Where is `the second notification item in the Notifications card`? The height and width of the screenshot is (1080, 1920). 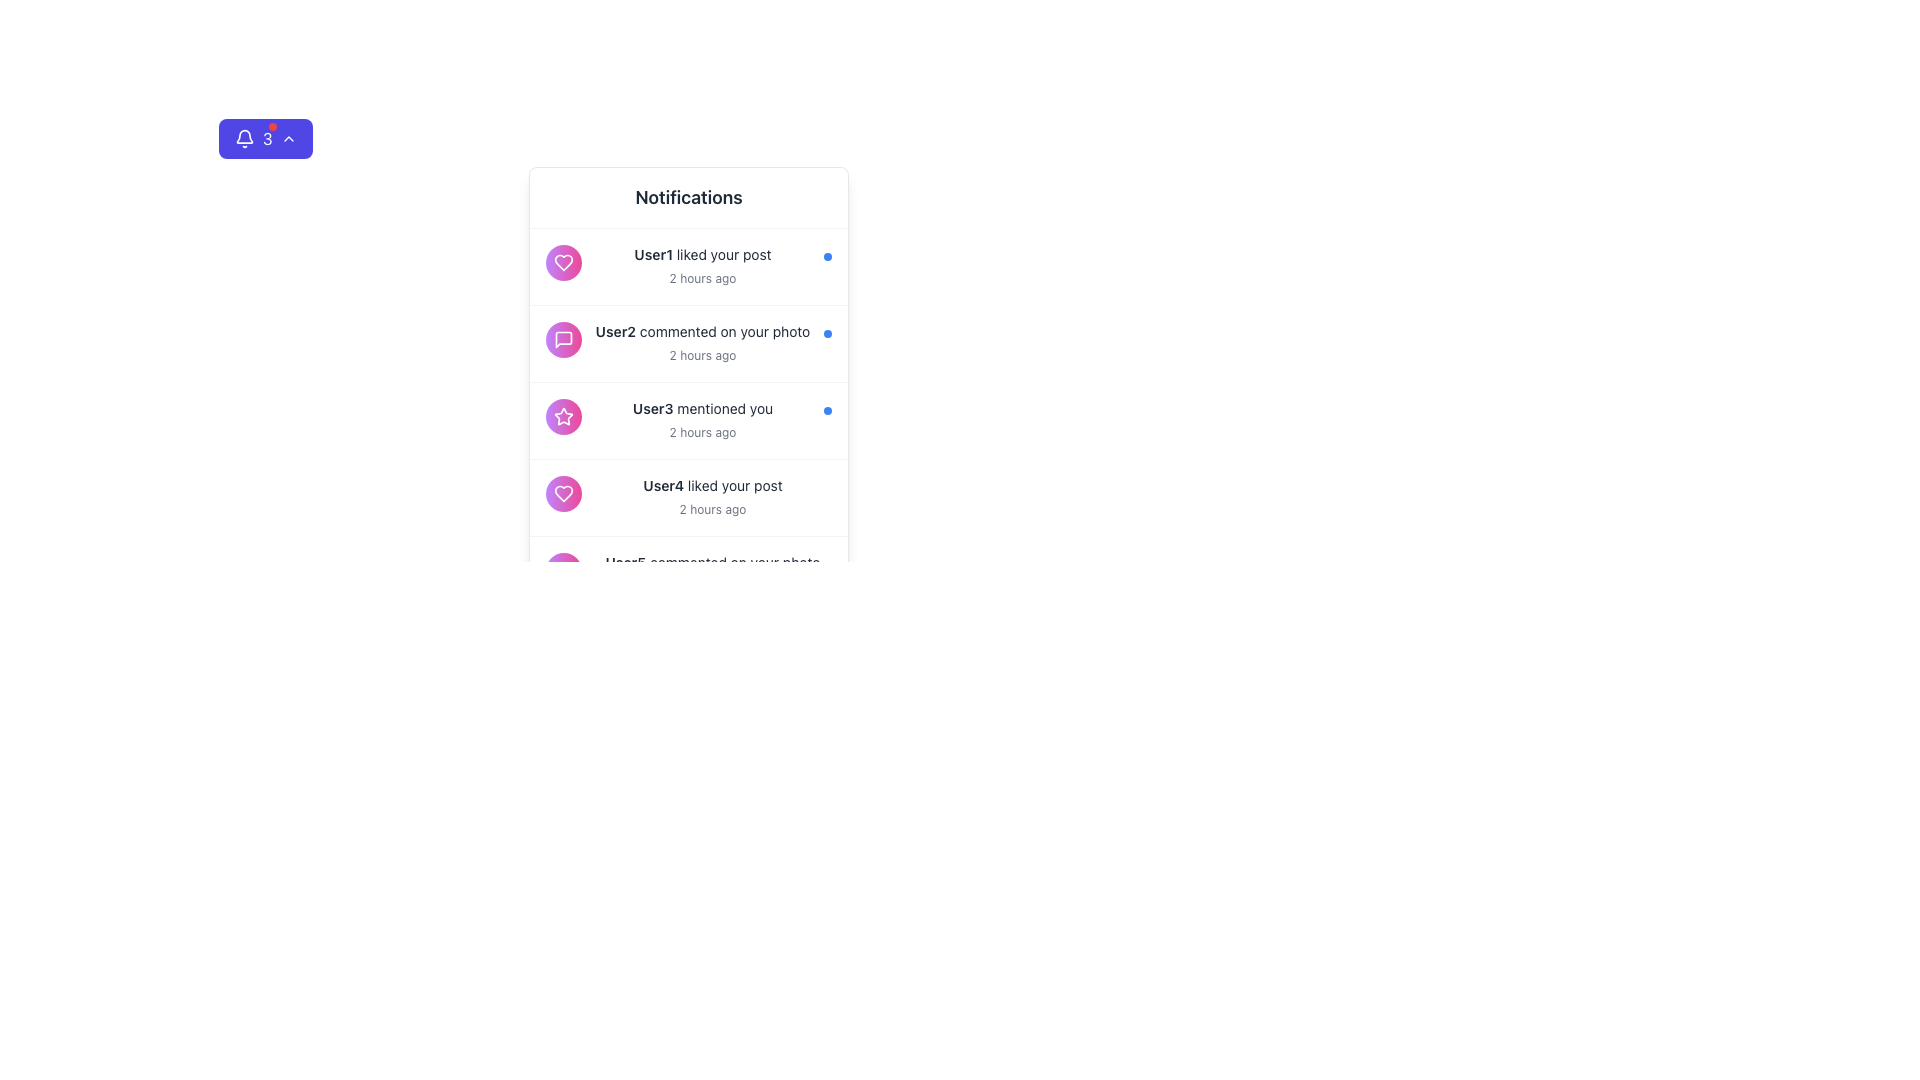
the second notification item in the Notifications card is located at coordinates (533, 326).